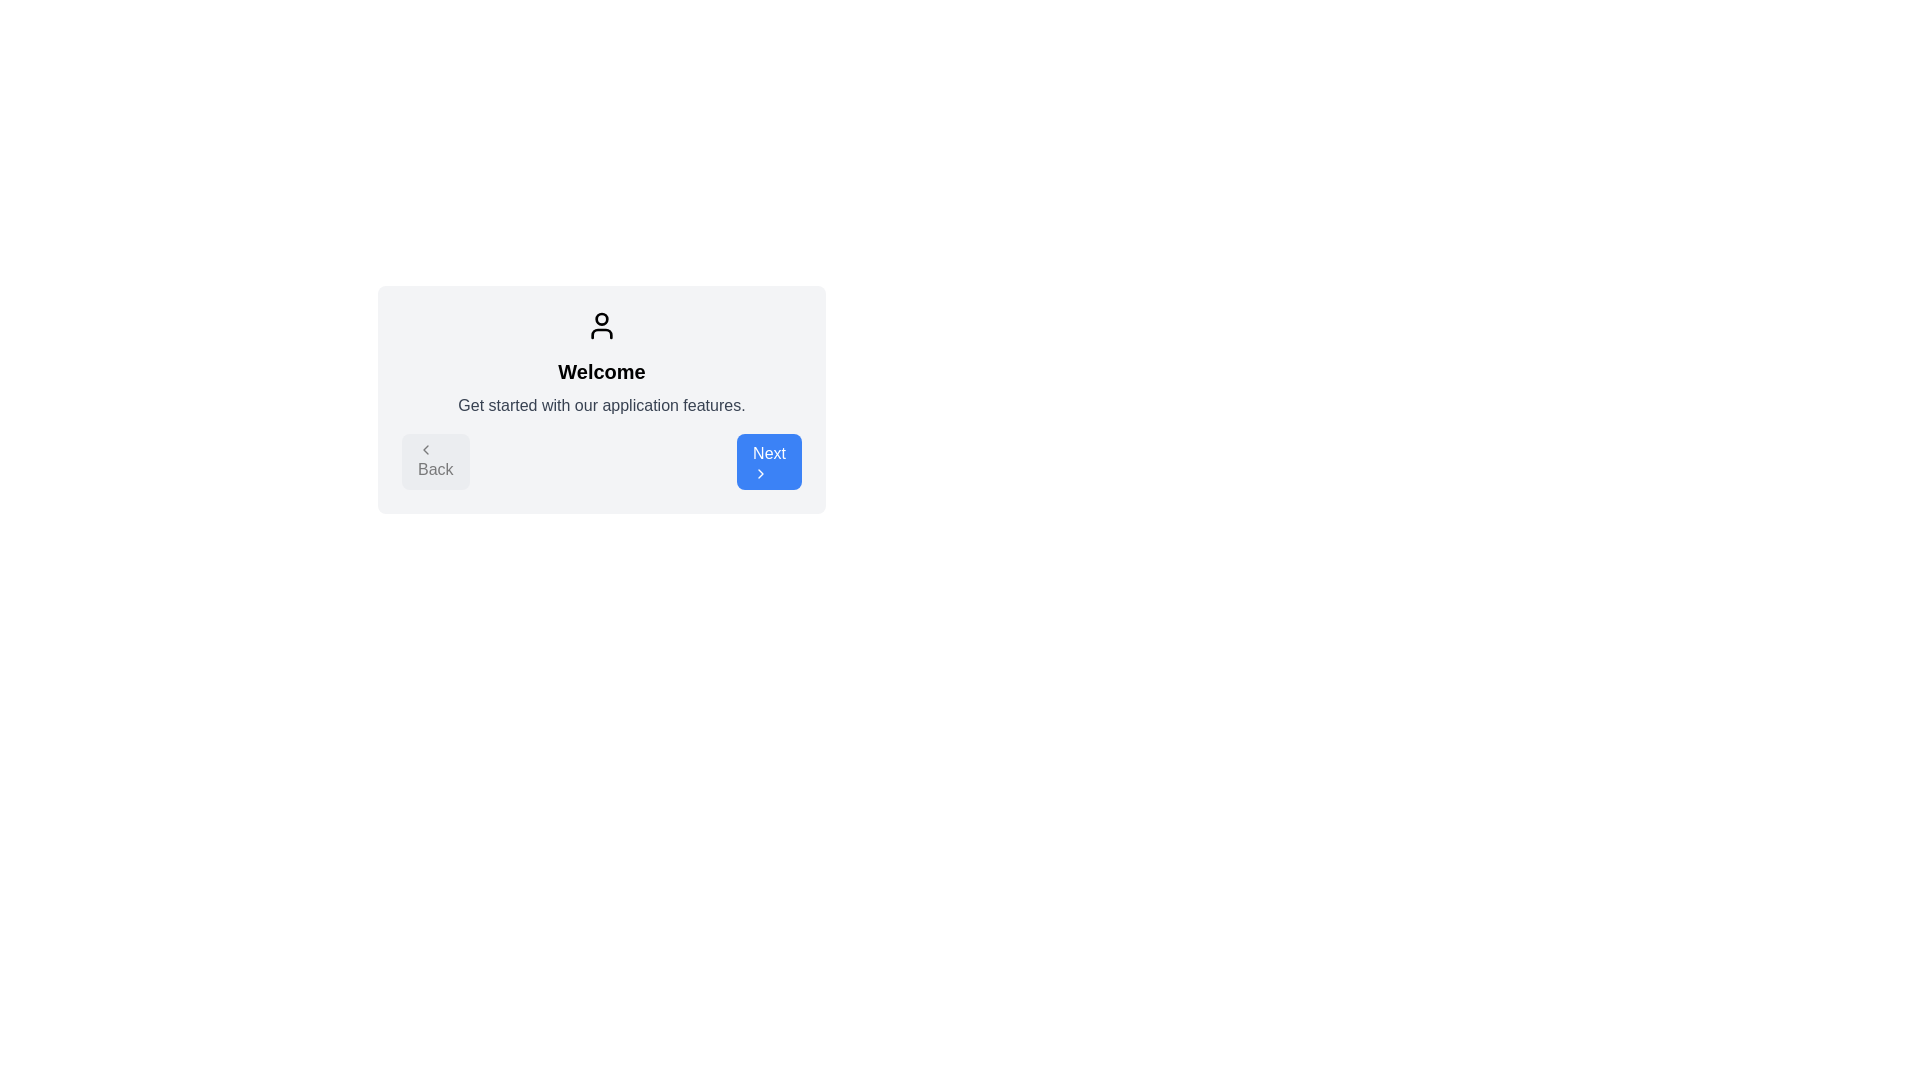 The height and width of the screenshot is (1080, 1920). I want to click on the navigation button located on the left side of the horizontal layout, so click(434, 462).